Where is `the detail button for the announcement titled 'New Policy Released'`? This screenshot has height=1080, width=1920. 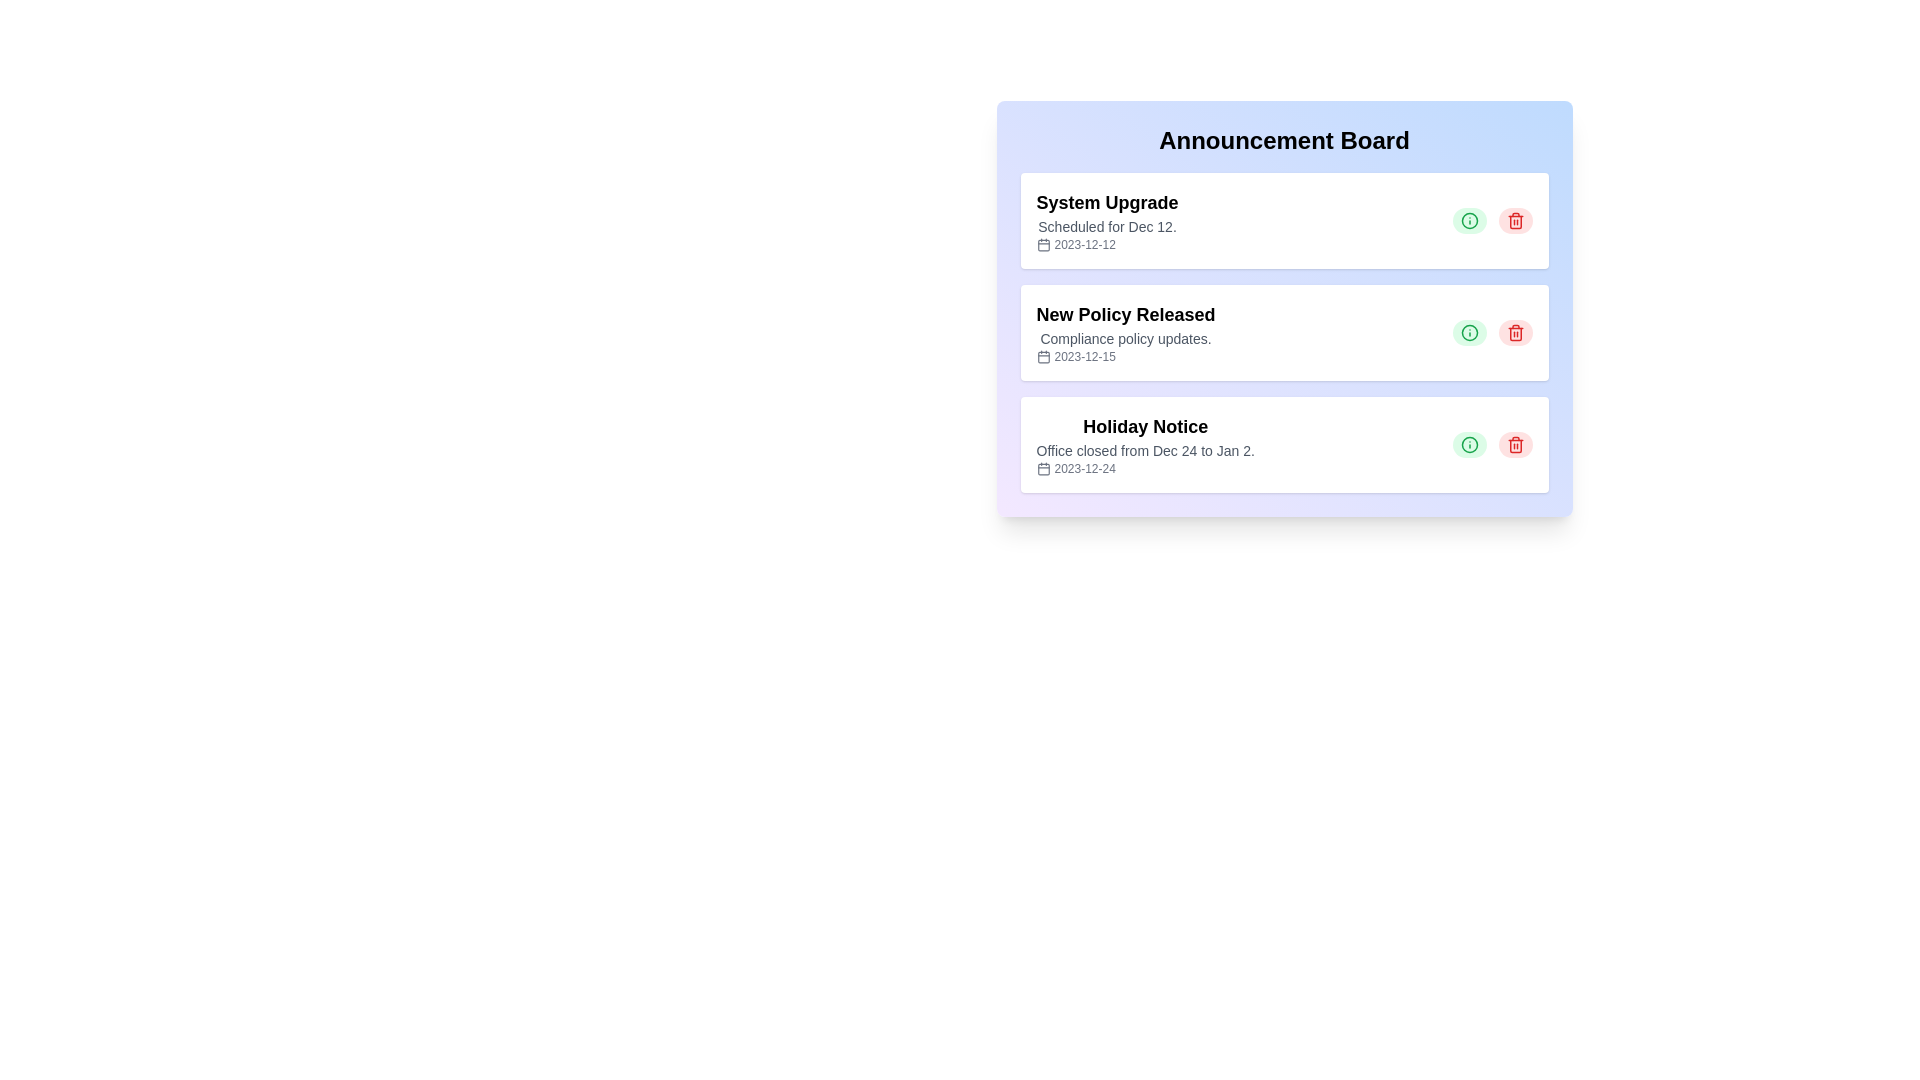
the detail button for the announcement titled 'New Policy Released' is located at coordinates (1469, 331).